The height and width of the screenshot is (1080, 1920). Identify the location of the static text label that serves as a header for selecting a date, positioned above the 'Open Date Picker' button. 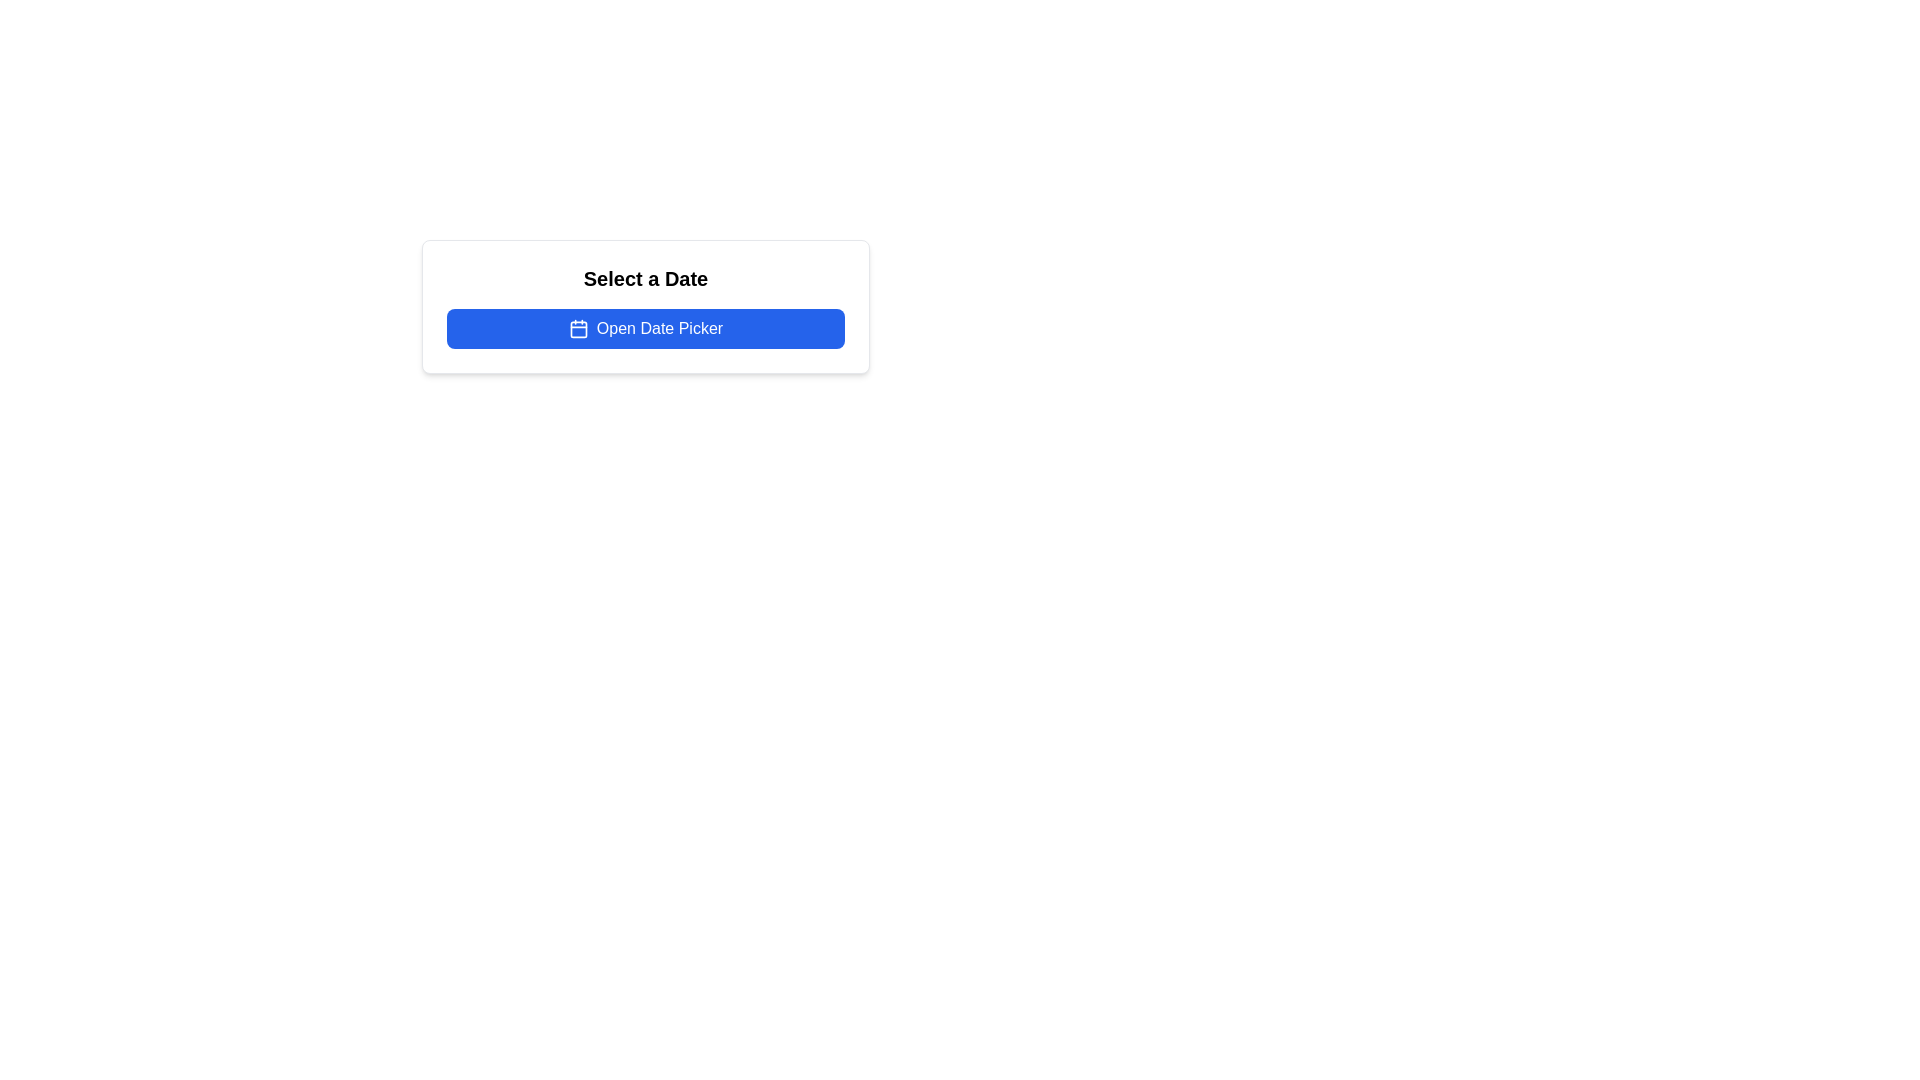
(646, 278).